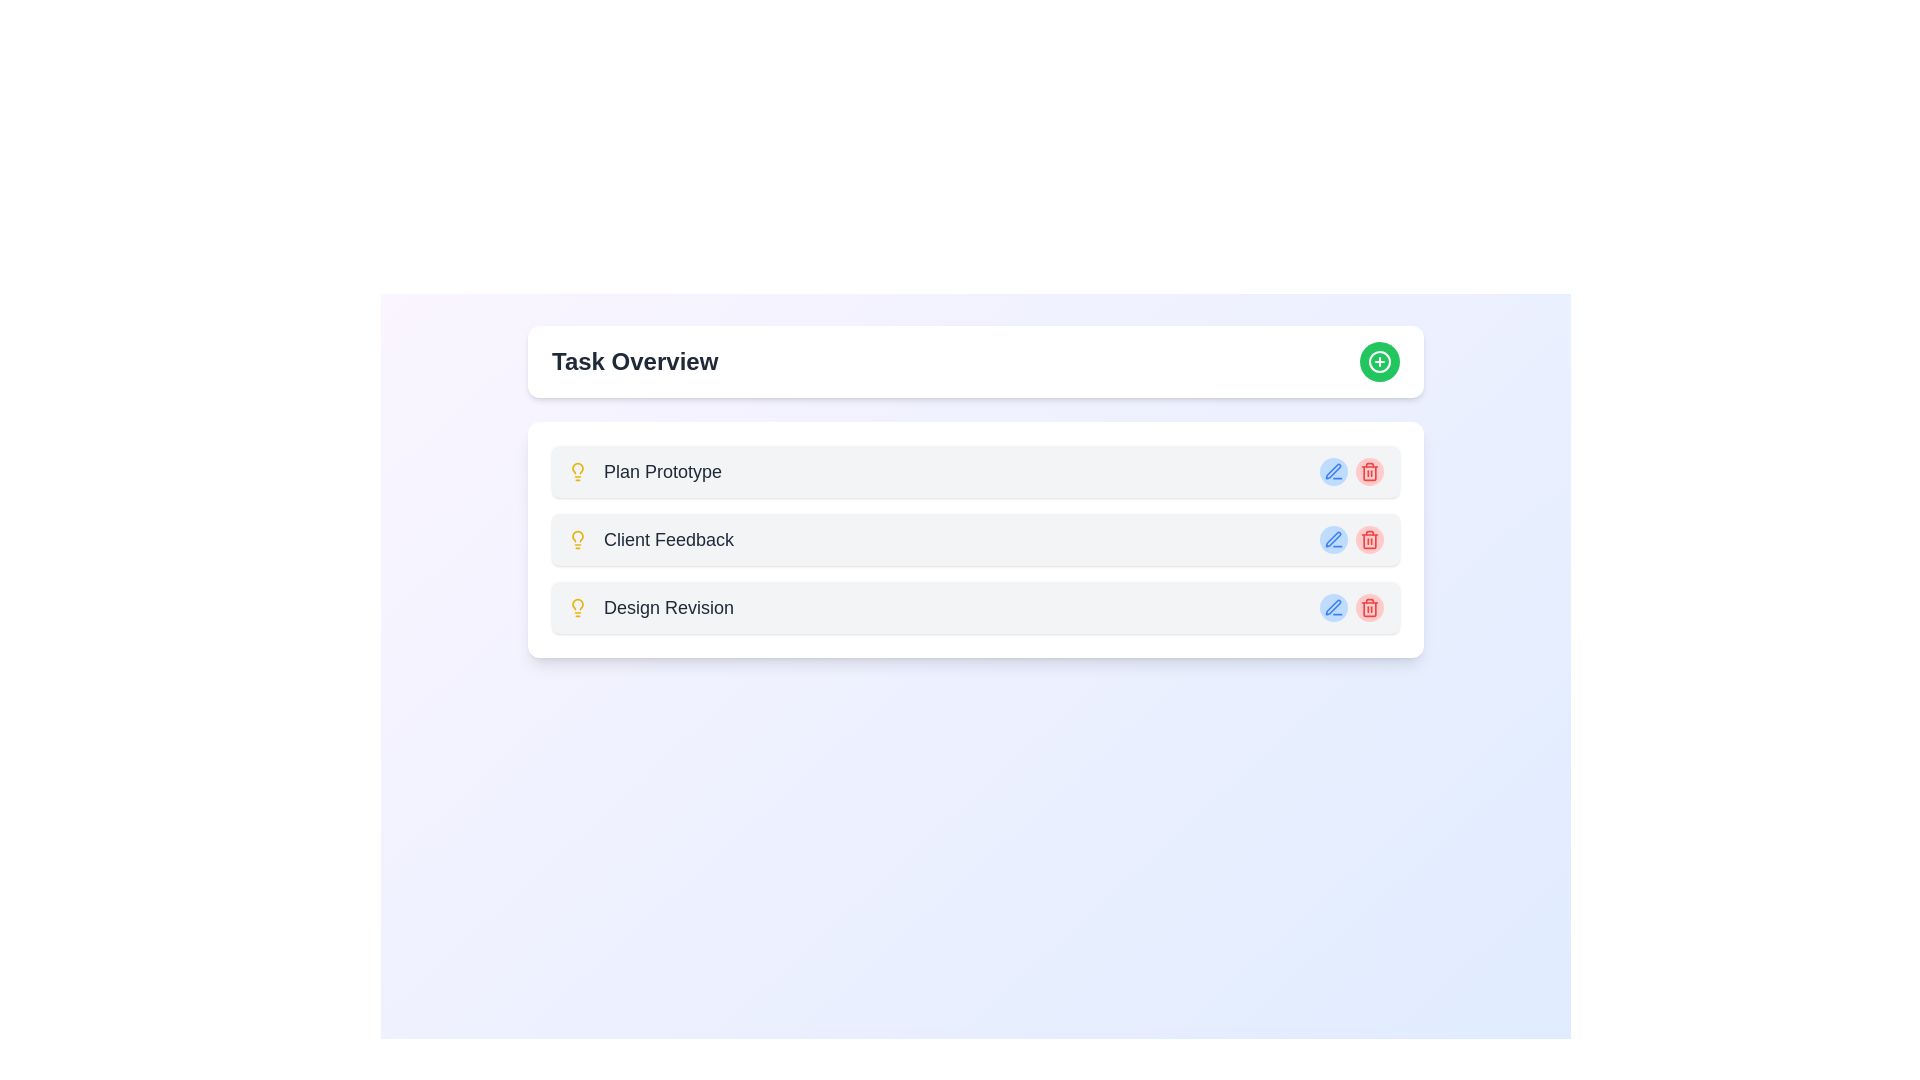 The width and height of the screenshot is (1920, 1080). I want to click on the edit button located in the middle-right side of the 'Client Feedback' task entry, so click(1334, 540).